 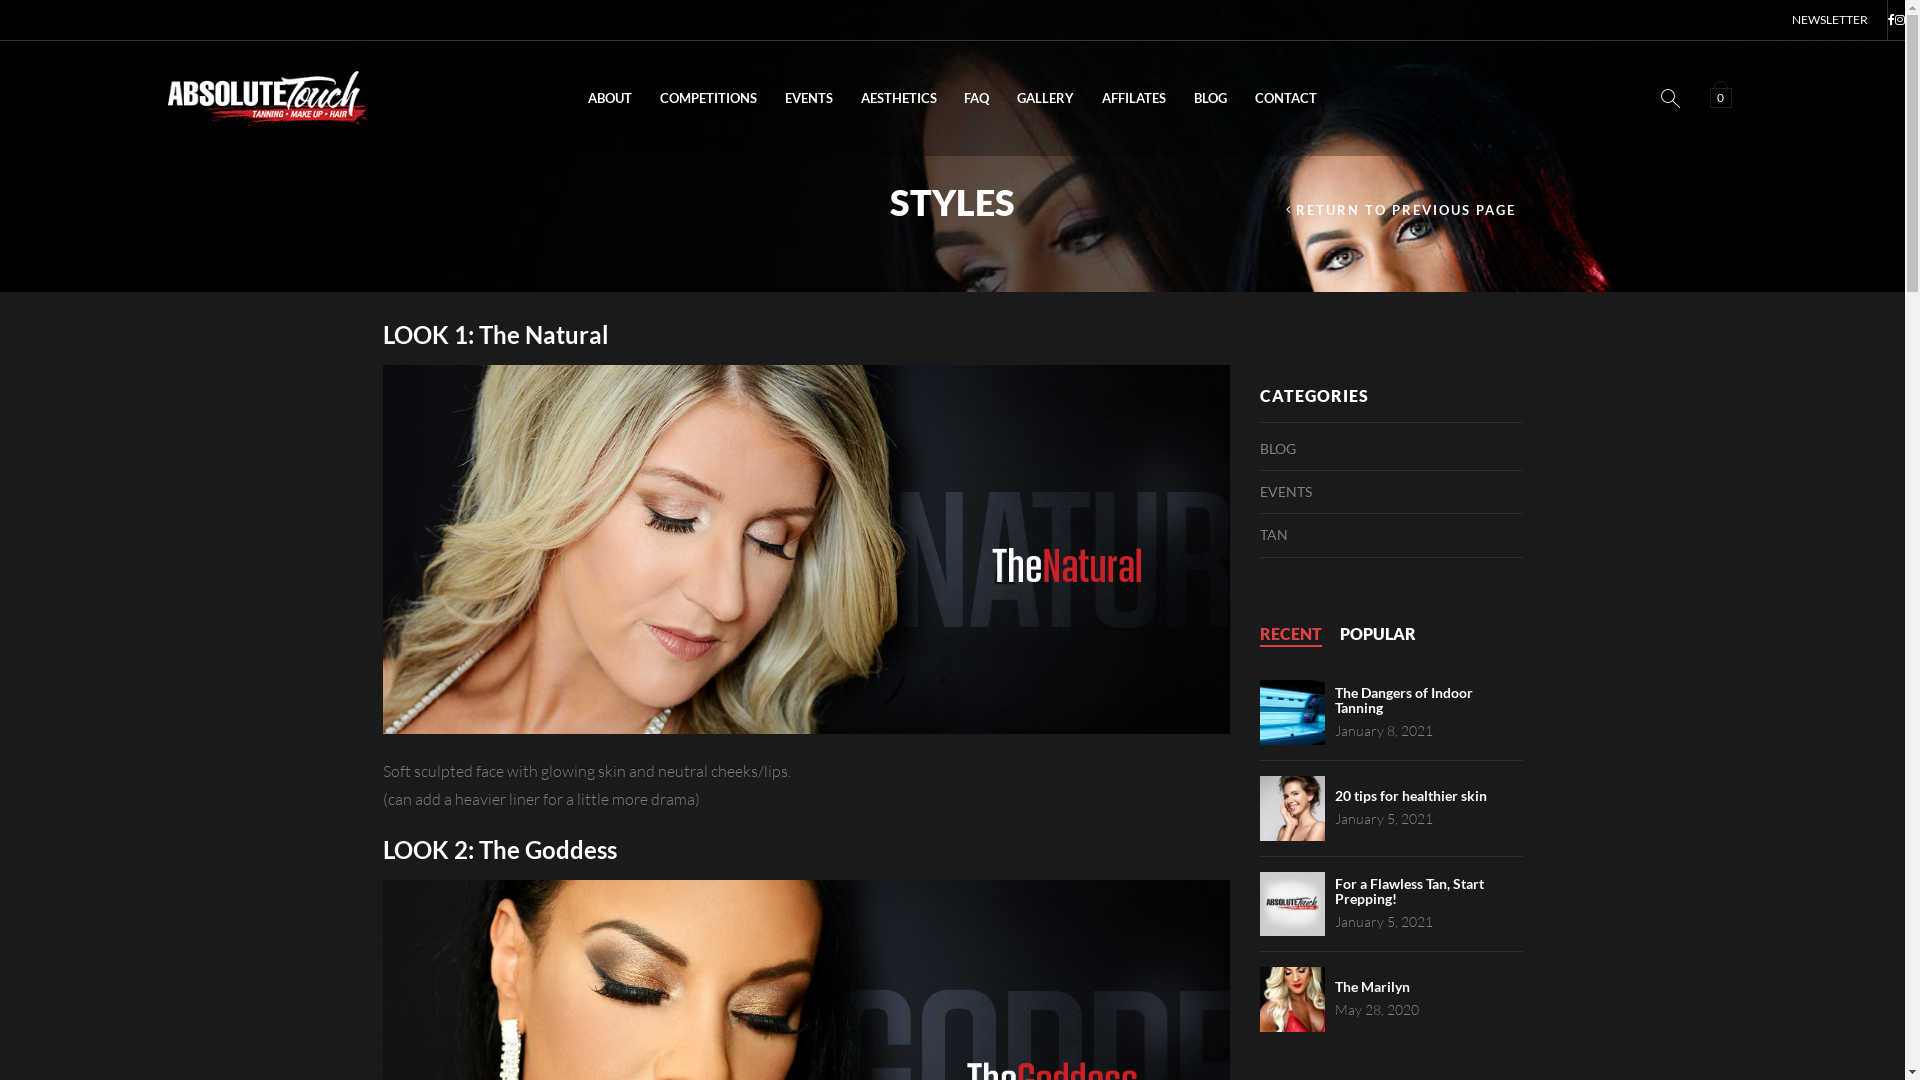 What do you see at coordinates (1334, 698) in the screenshot?
I see `'The Dangers of Indoor Tanning'` at bounding box center [1334, 698].